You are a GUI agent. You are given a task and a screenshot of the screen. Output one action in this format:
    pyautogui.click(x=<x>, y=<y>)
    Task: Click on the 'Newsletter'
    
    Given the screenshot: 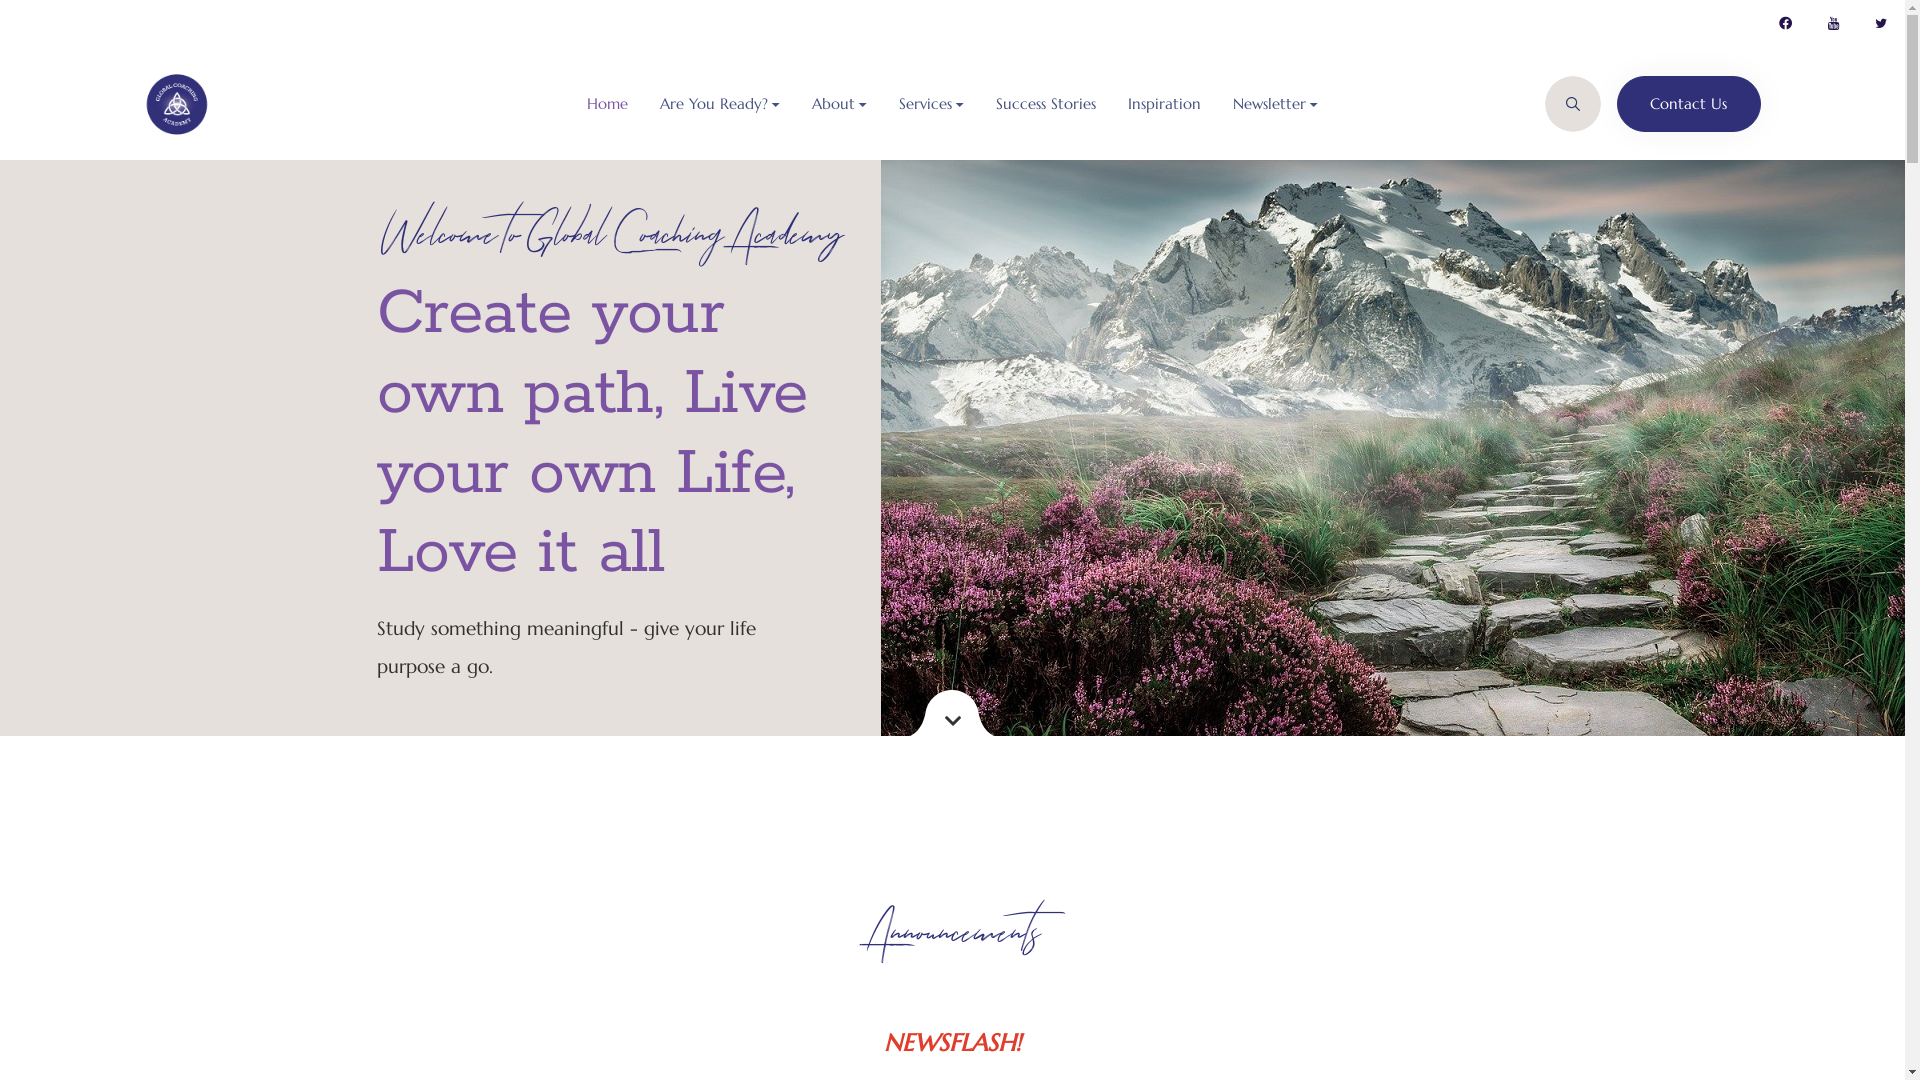 What is the action you would take?
    pyautogui.click(x=1274, y=104)
    